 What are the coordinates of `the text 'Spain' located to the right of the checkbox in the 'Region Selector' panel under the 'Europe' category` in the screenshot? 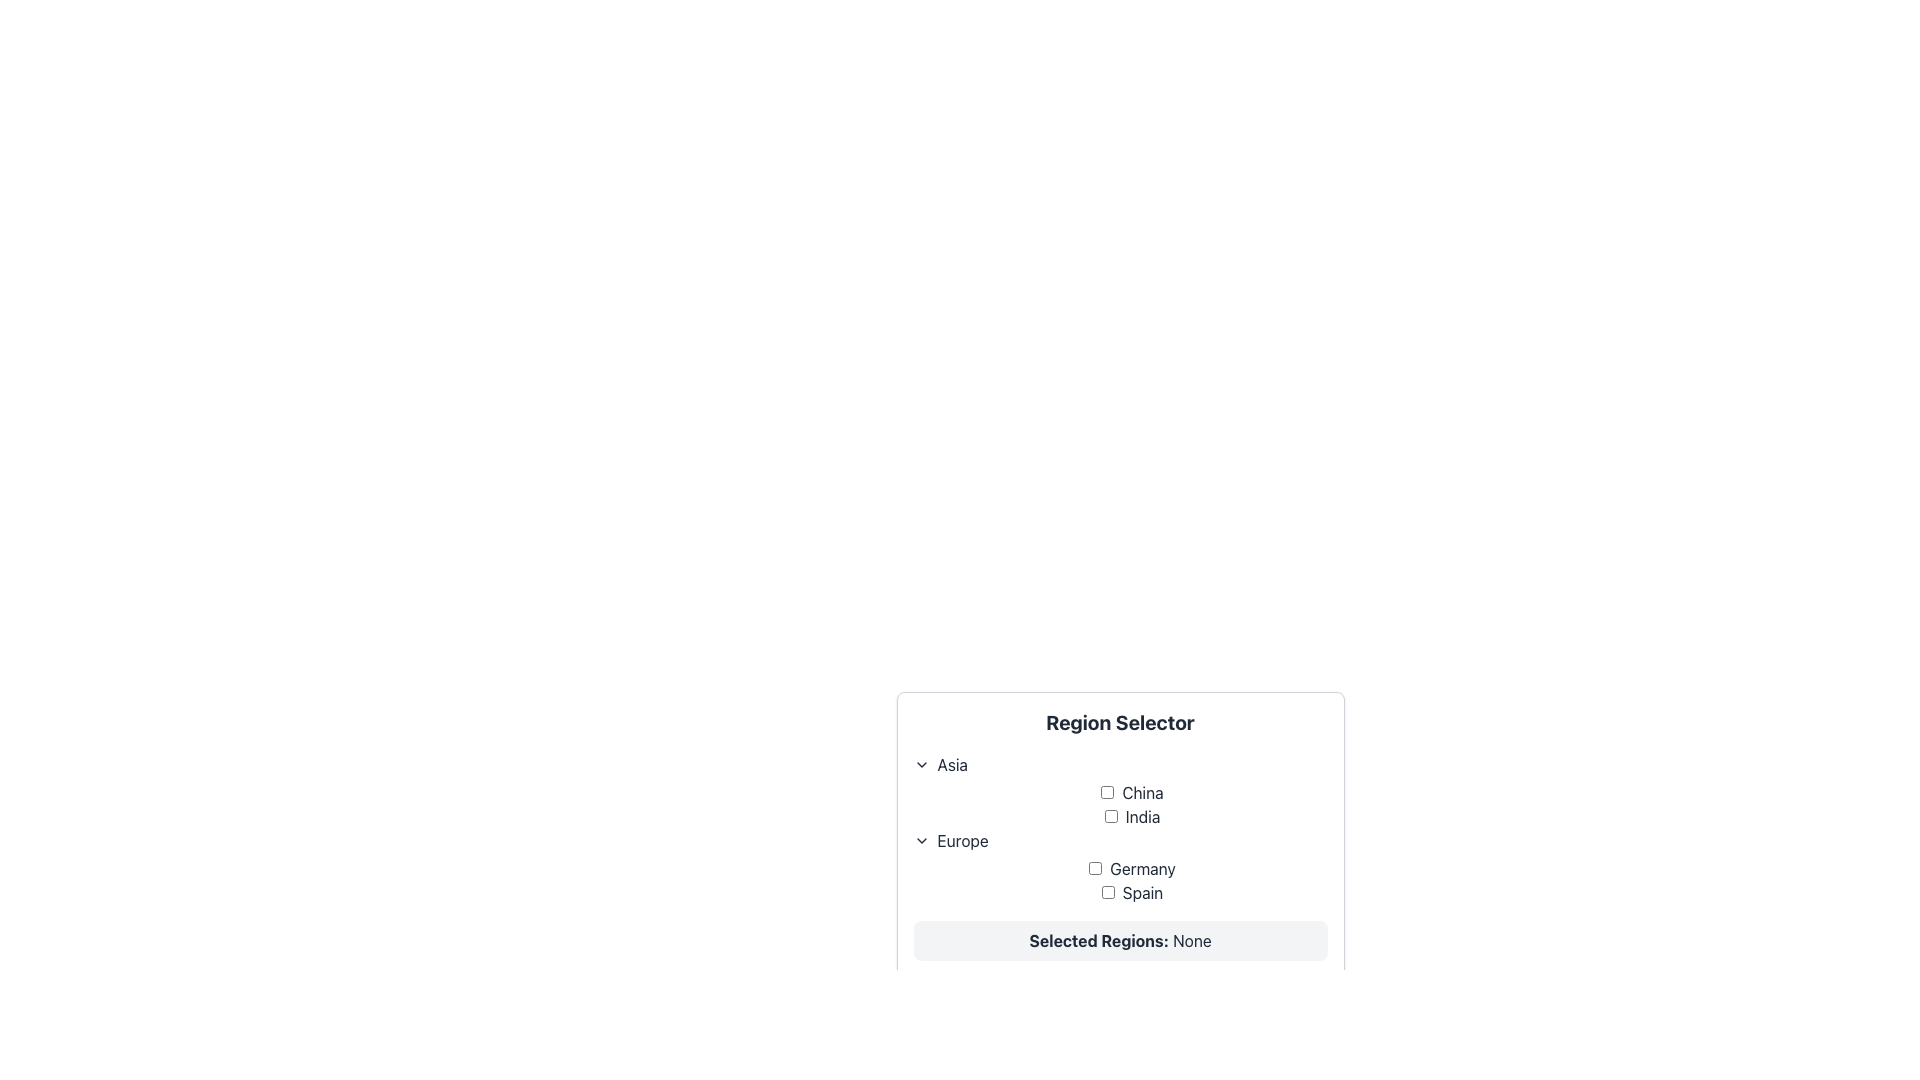 It's located at (1132, 892).